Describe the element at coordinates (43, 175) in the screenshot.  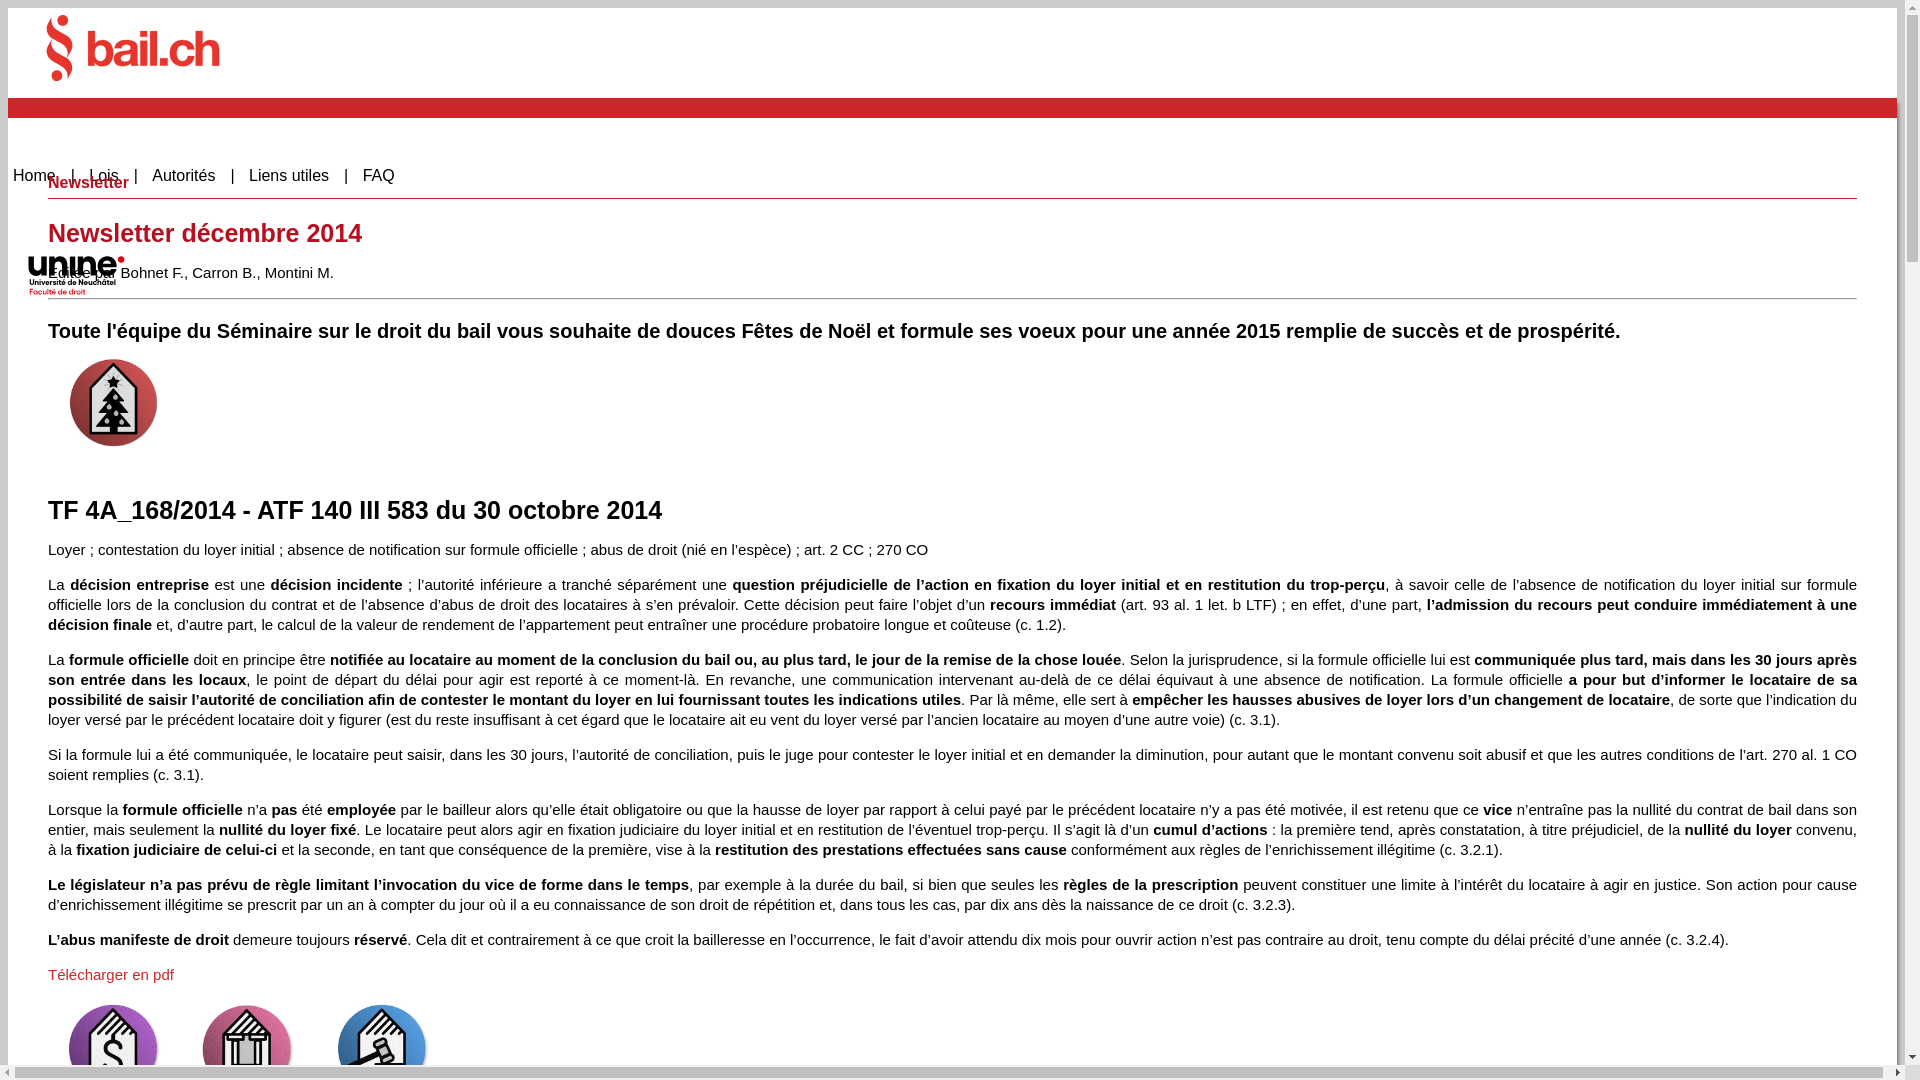
I see `'Home'` at that location.